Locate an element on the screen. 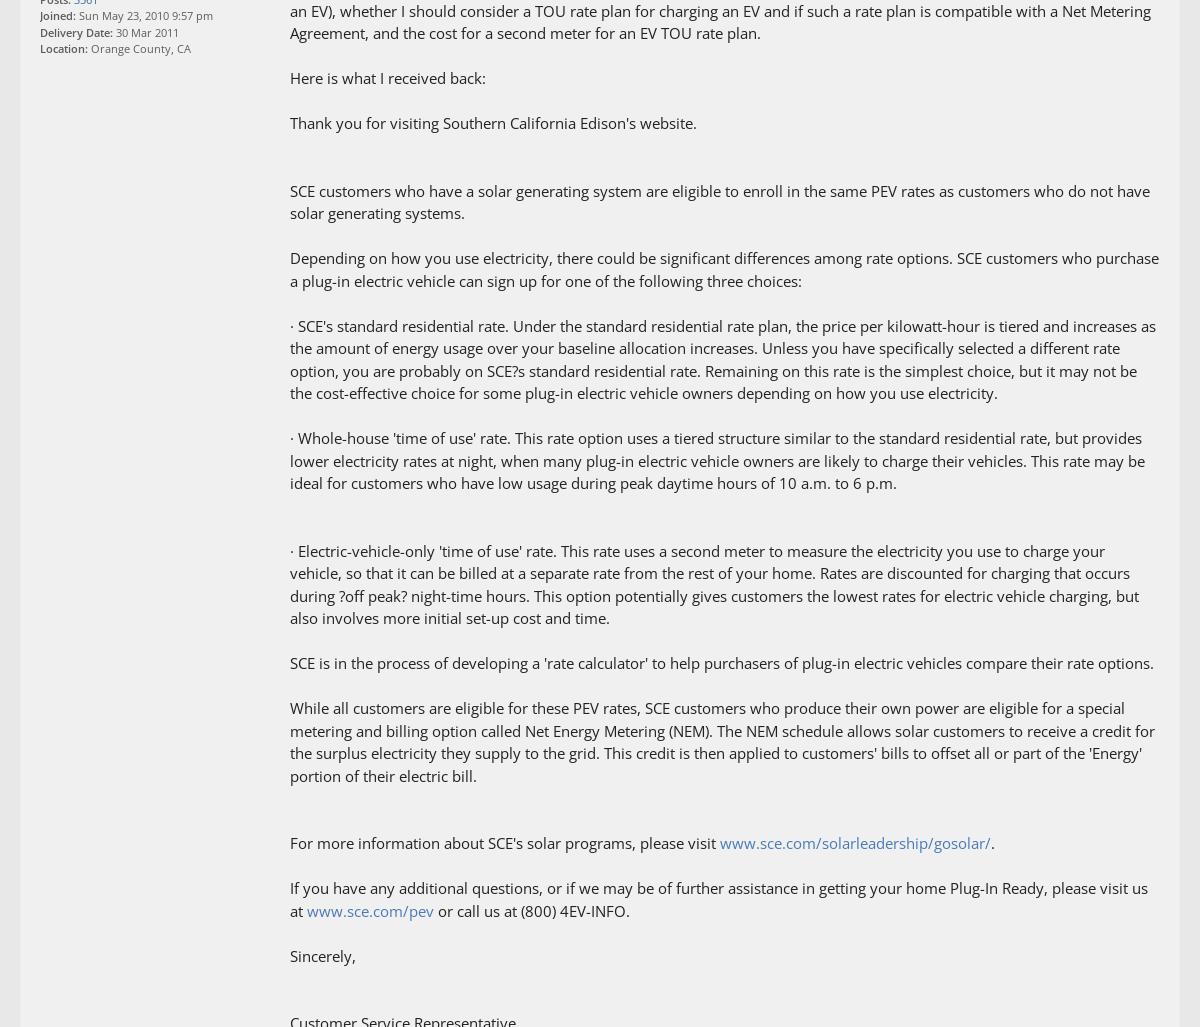 This screenshot has width=1200, height=1027. 'Orange County, CA' is located at coordinates (139, 48).